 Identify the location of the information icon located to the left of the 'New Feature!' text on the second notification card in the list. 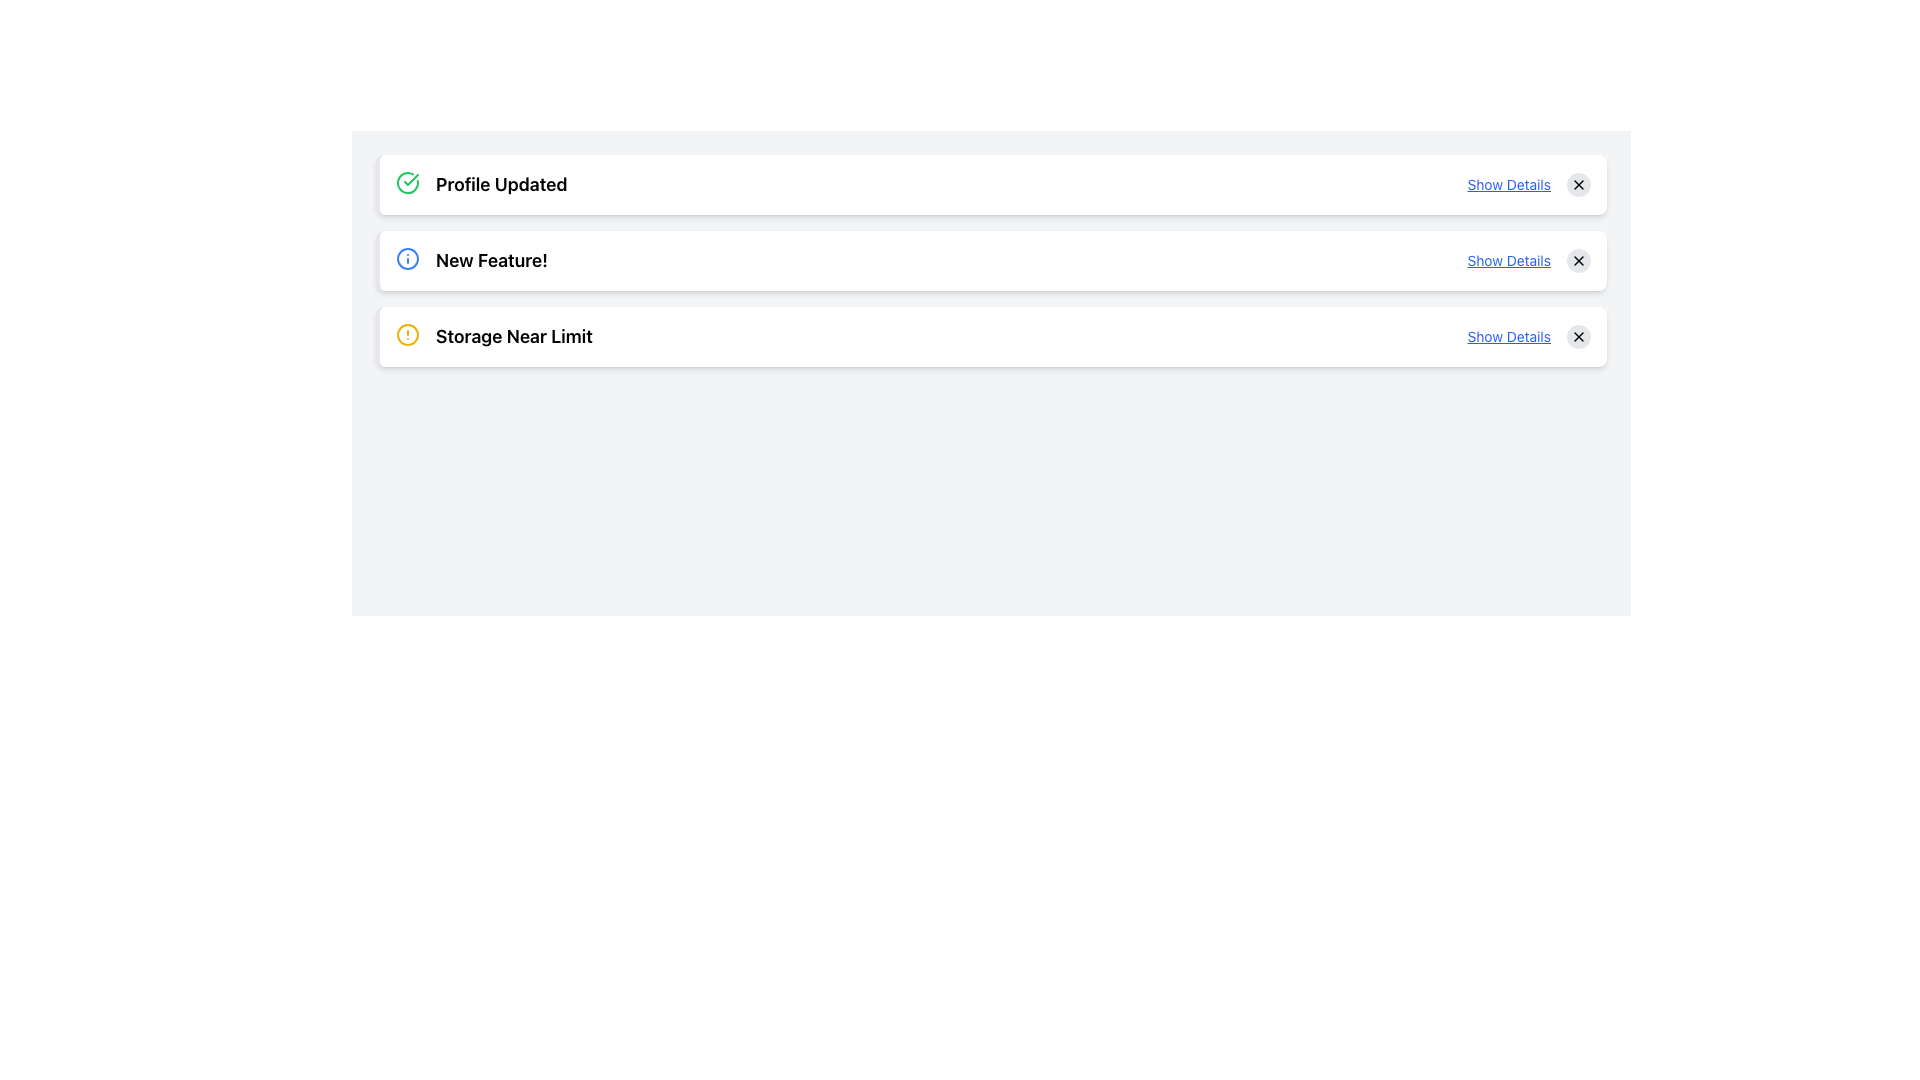
(407, 257).